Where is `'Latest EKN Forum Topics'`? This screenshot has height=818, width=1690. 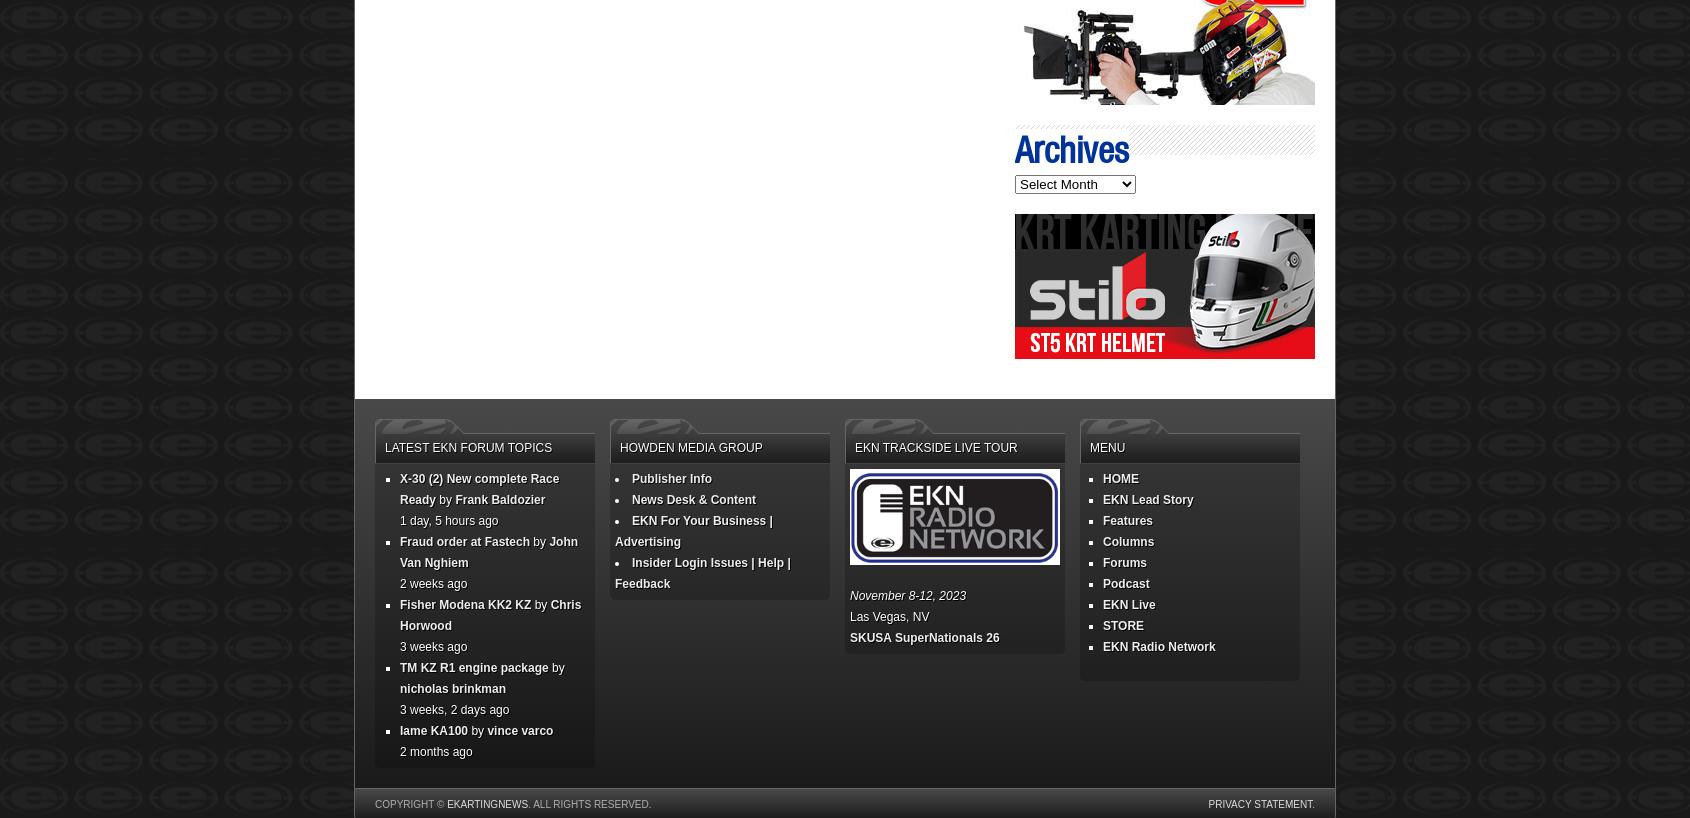 'Latest EKN Forum Topics' is located at coordinates (468, 447).